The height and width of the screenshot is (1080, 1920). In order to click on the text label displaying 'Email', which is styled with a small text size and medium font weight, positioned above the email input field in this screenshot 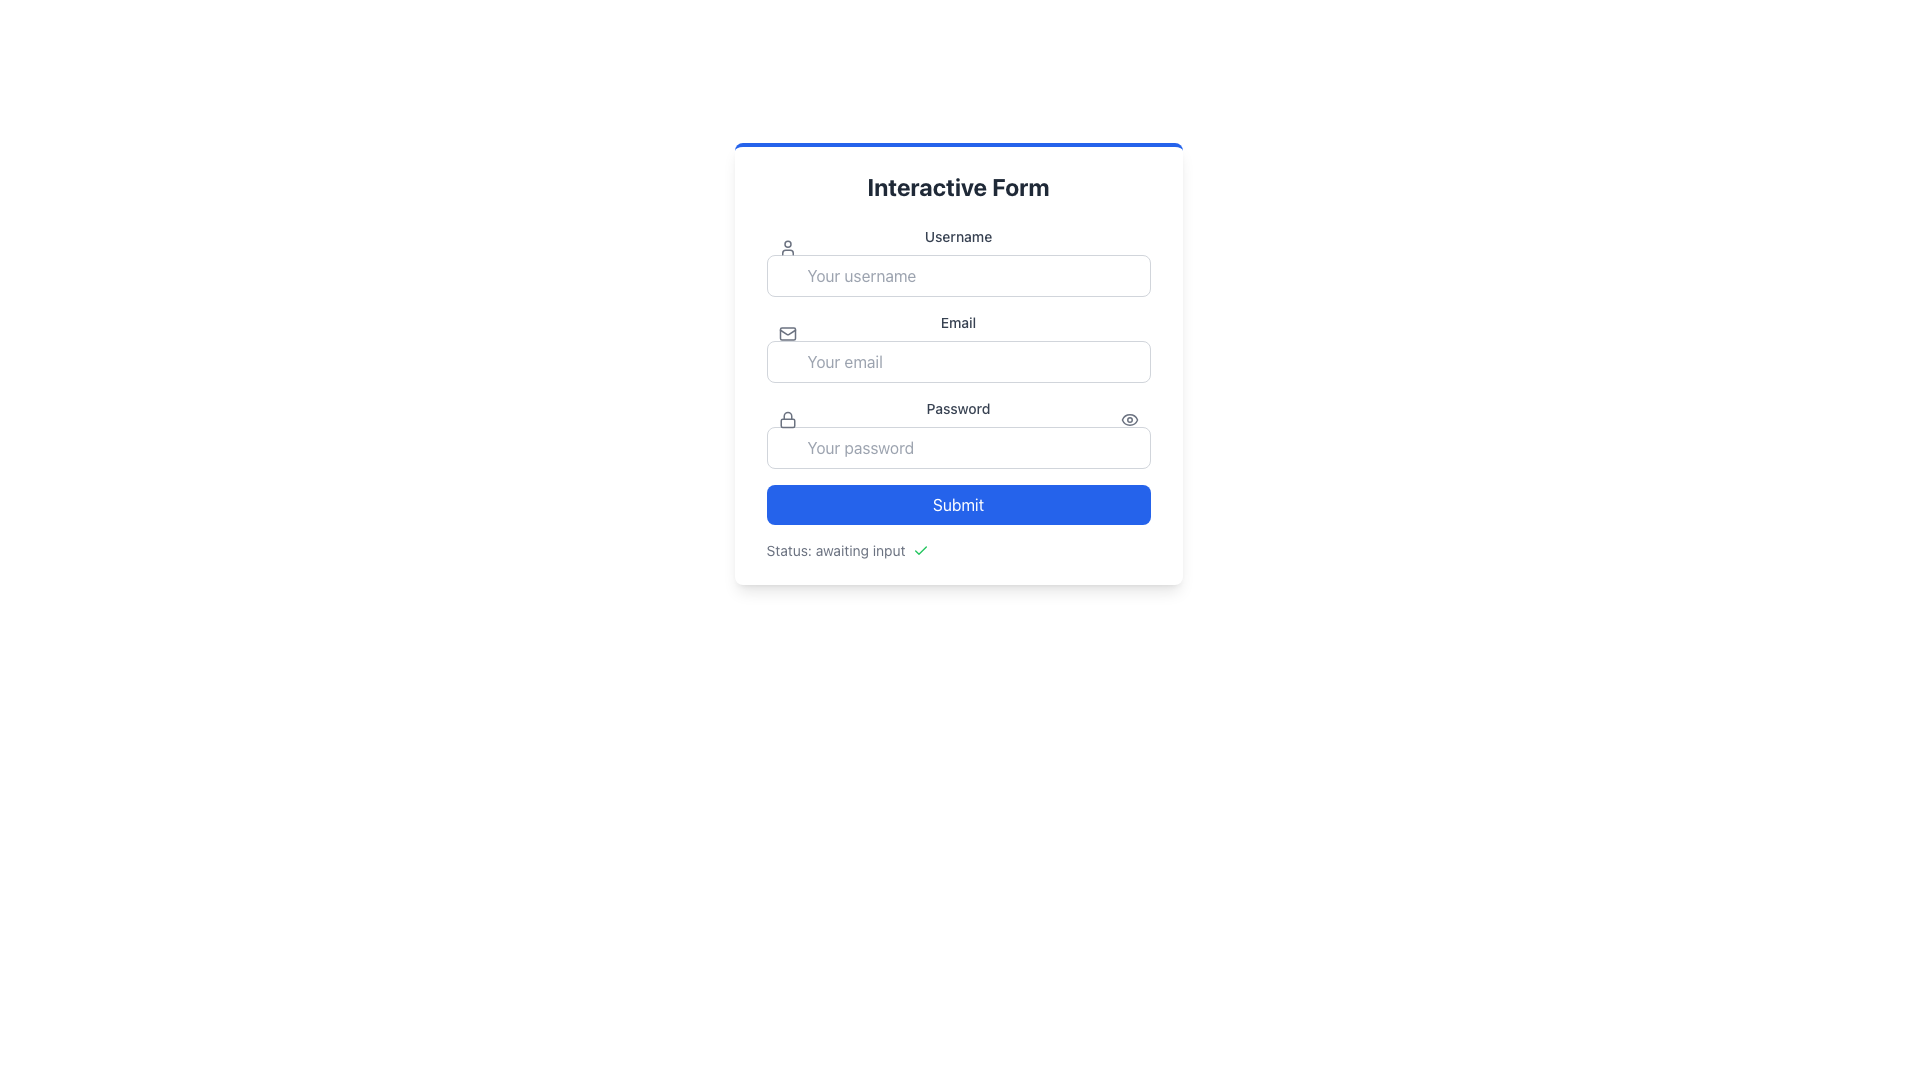, I will do `click(957, 322)`.